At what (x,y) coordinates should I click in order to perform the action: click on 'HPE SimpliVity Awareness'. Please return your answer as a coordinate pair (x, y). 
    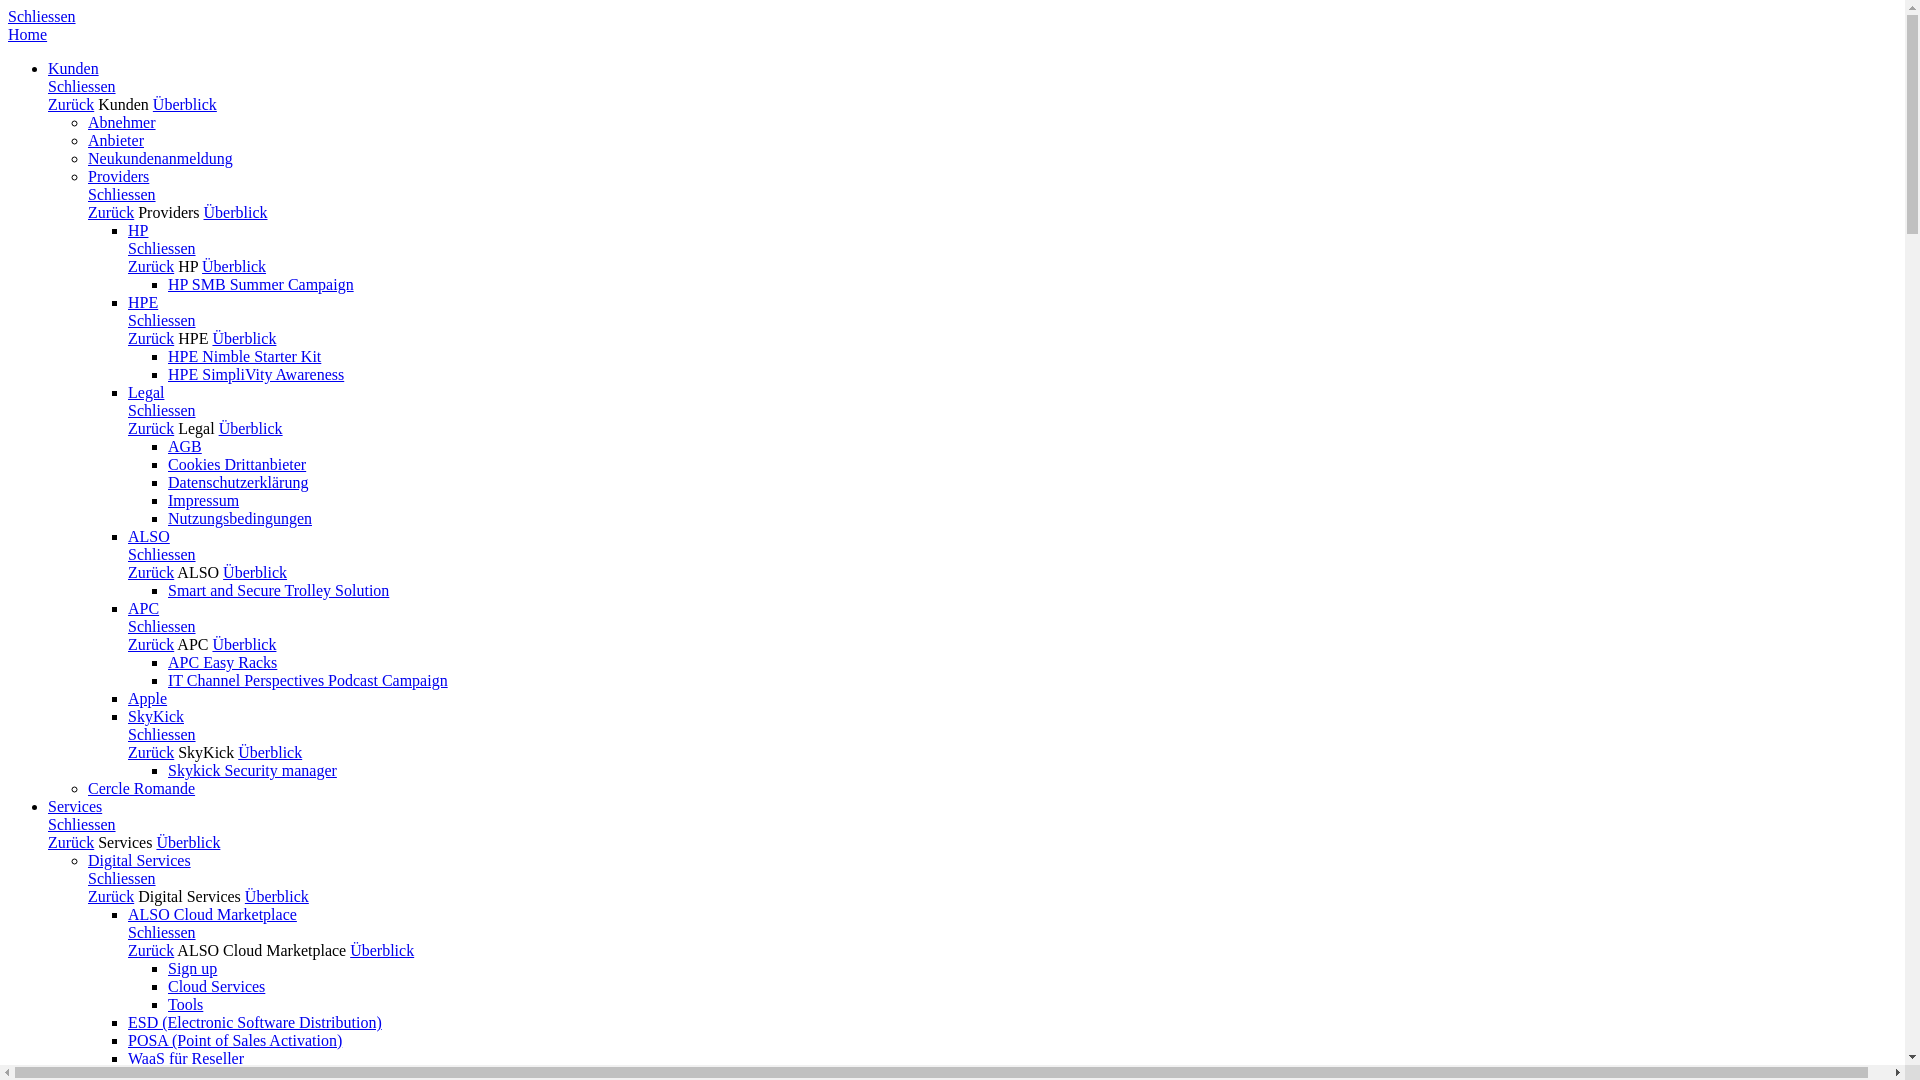
    Looking at the image, I should click on (254, 374).